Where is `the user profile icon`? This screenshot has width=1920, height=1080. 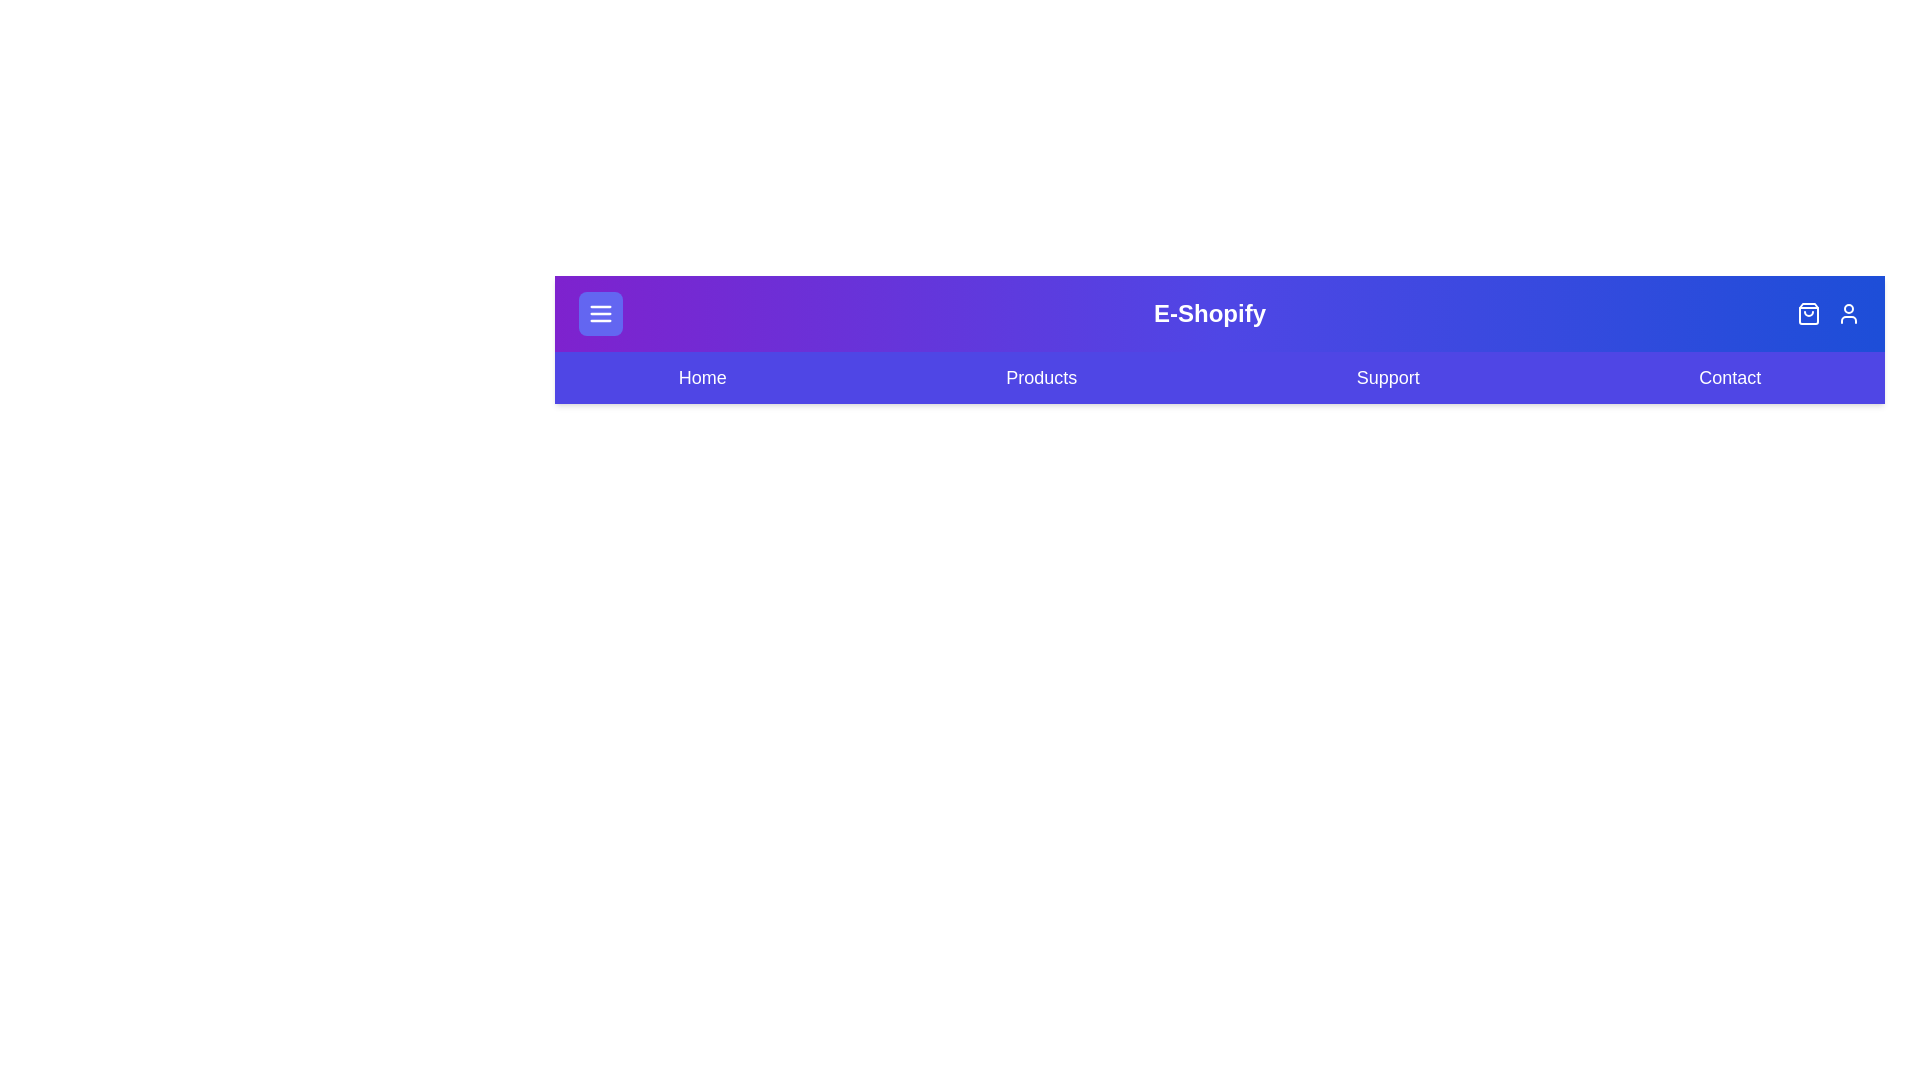
the user profile icon is located at coordinates (1847, 313).